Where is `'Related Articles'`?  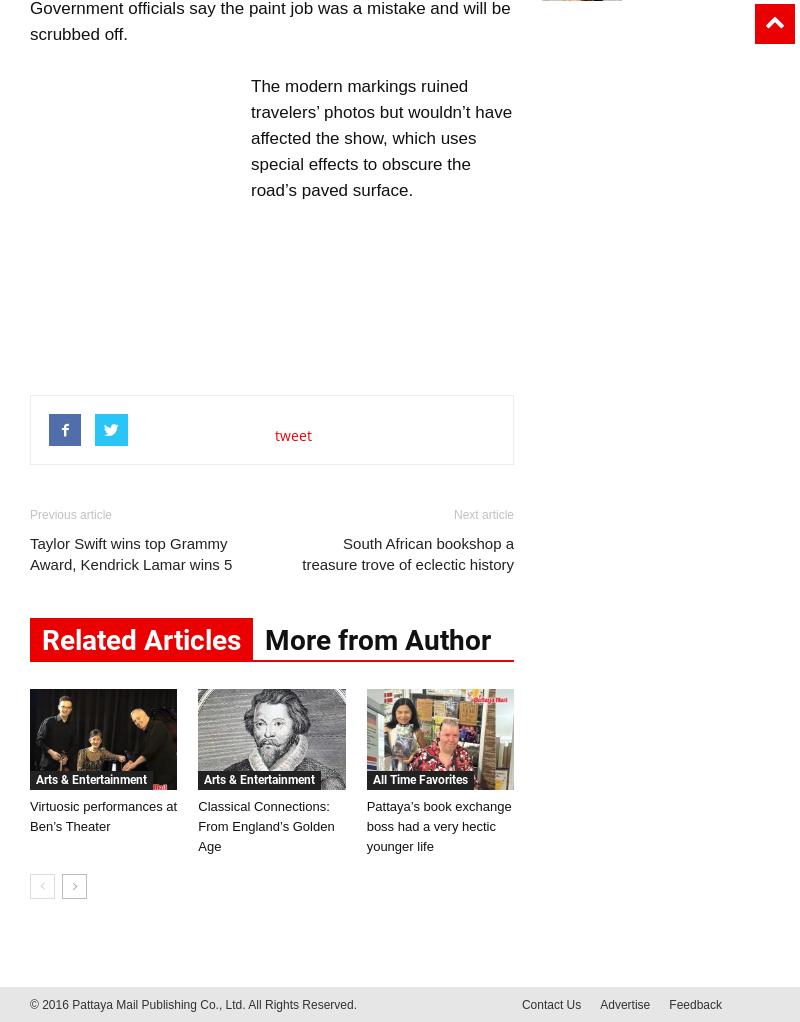
'Related Articles' is located at coordinates (141, 640).